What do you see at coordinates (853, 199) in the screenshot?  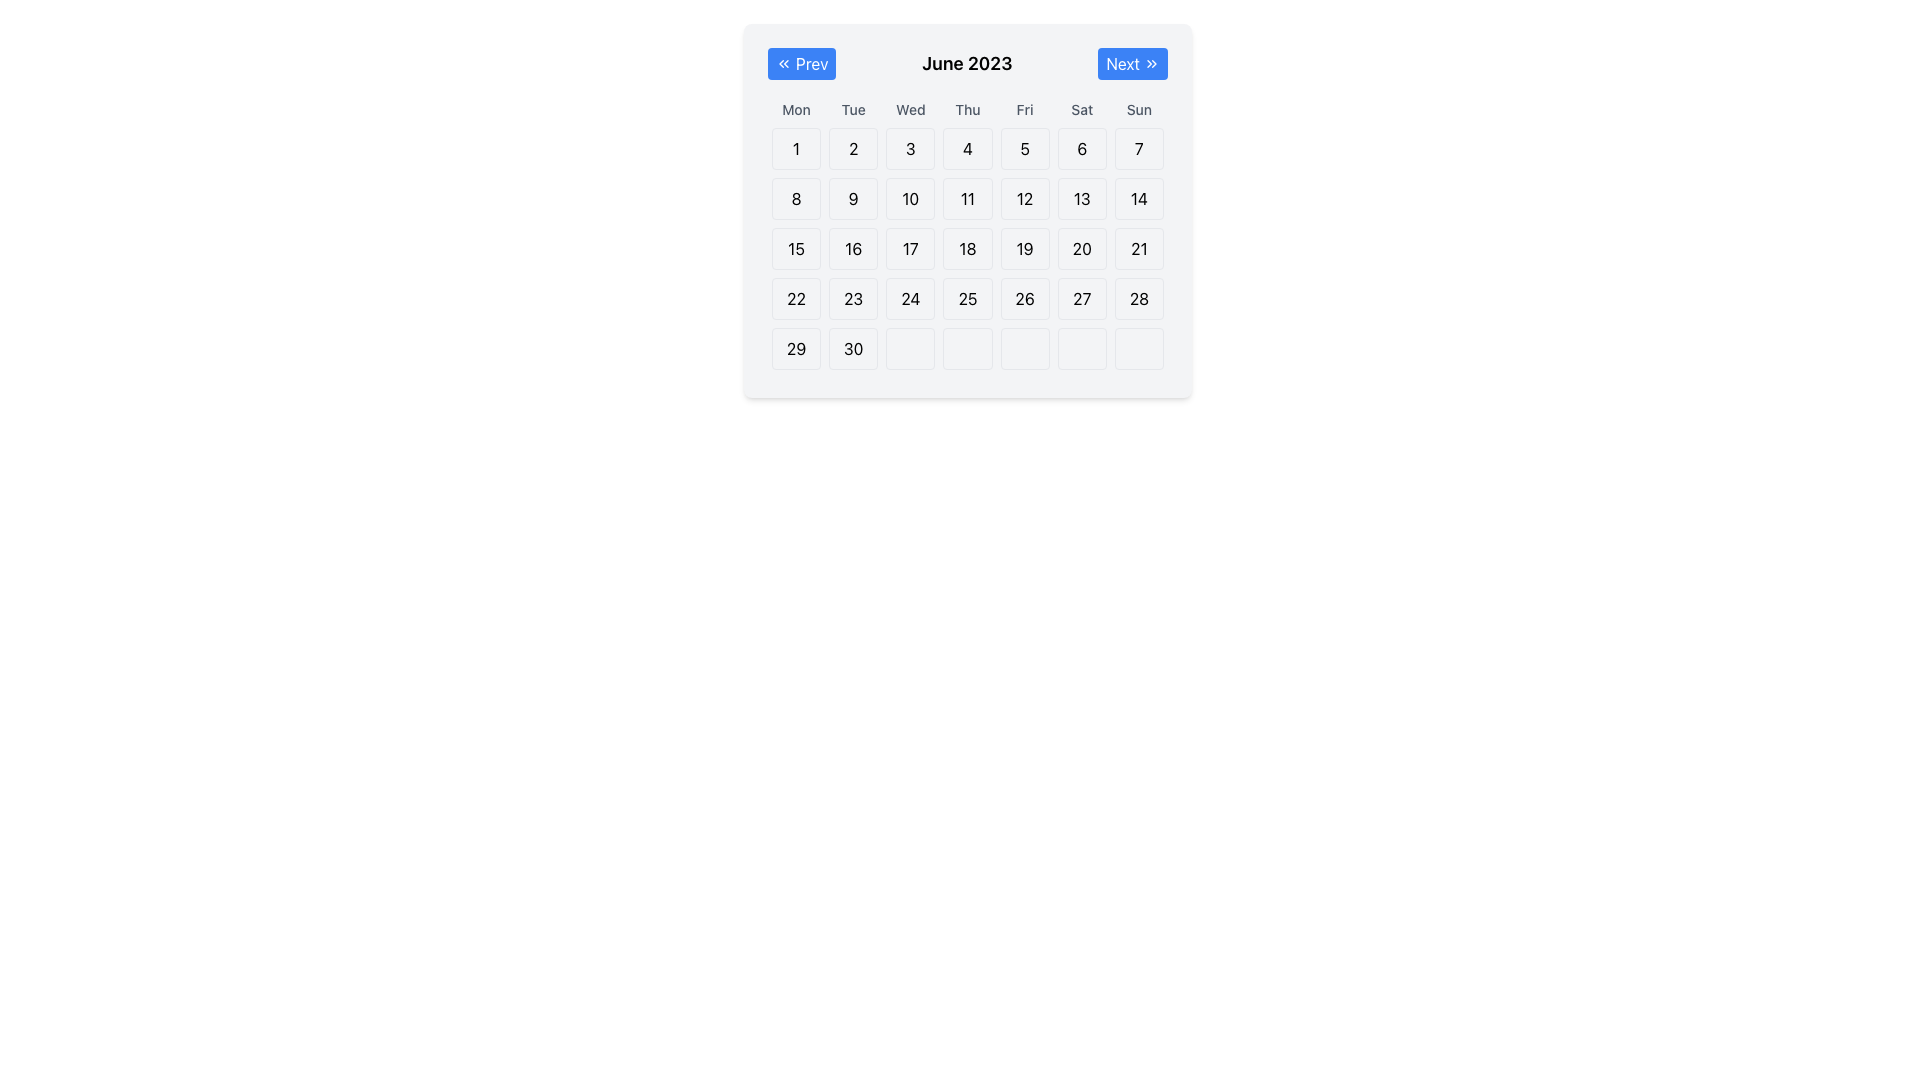 I see `the calendar date button representing the 9th day of the month` at bounding box center [853, 199].